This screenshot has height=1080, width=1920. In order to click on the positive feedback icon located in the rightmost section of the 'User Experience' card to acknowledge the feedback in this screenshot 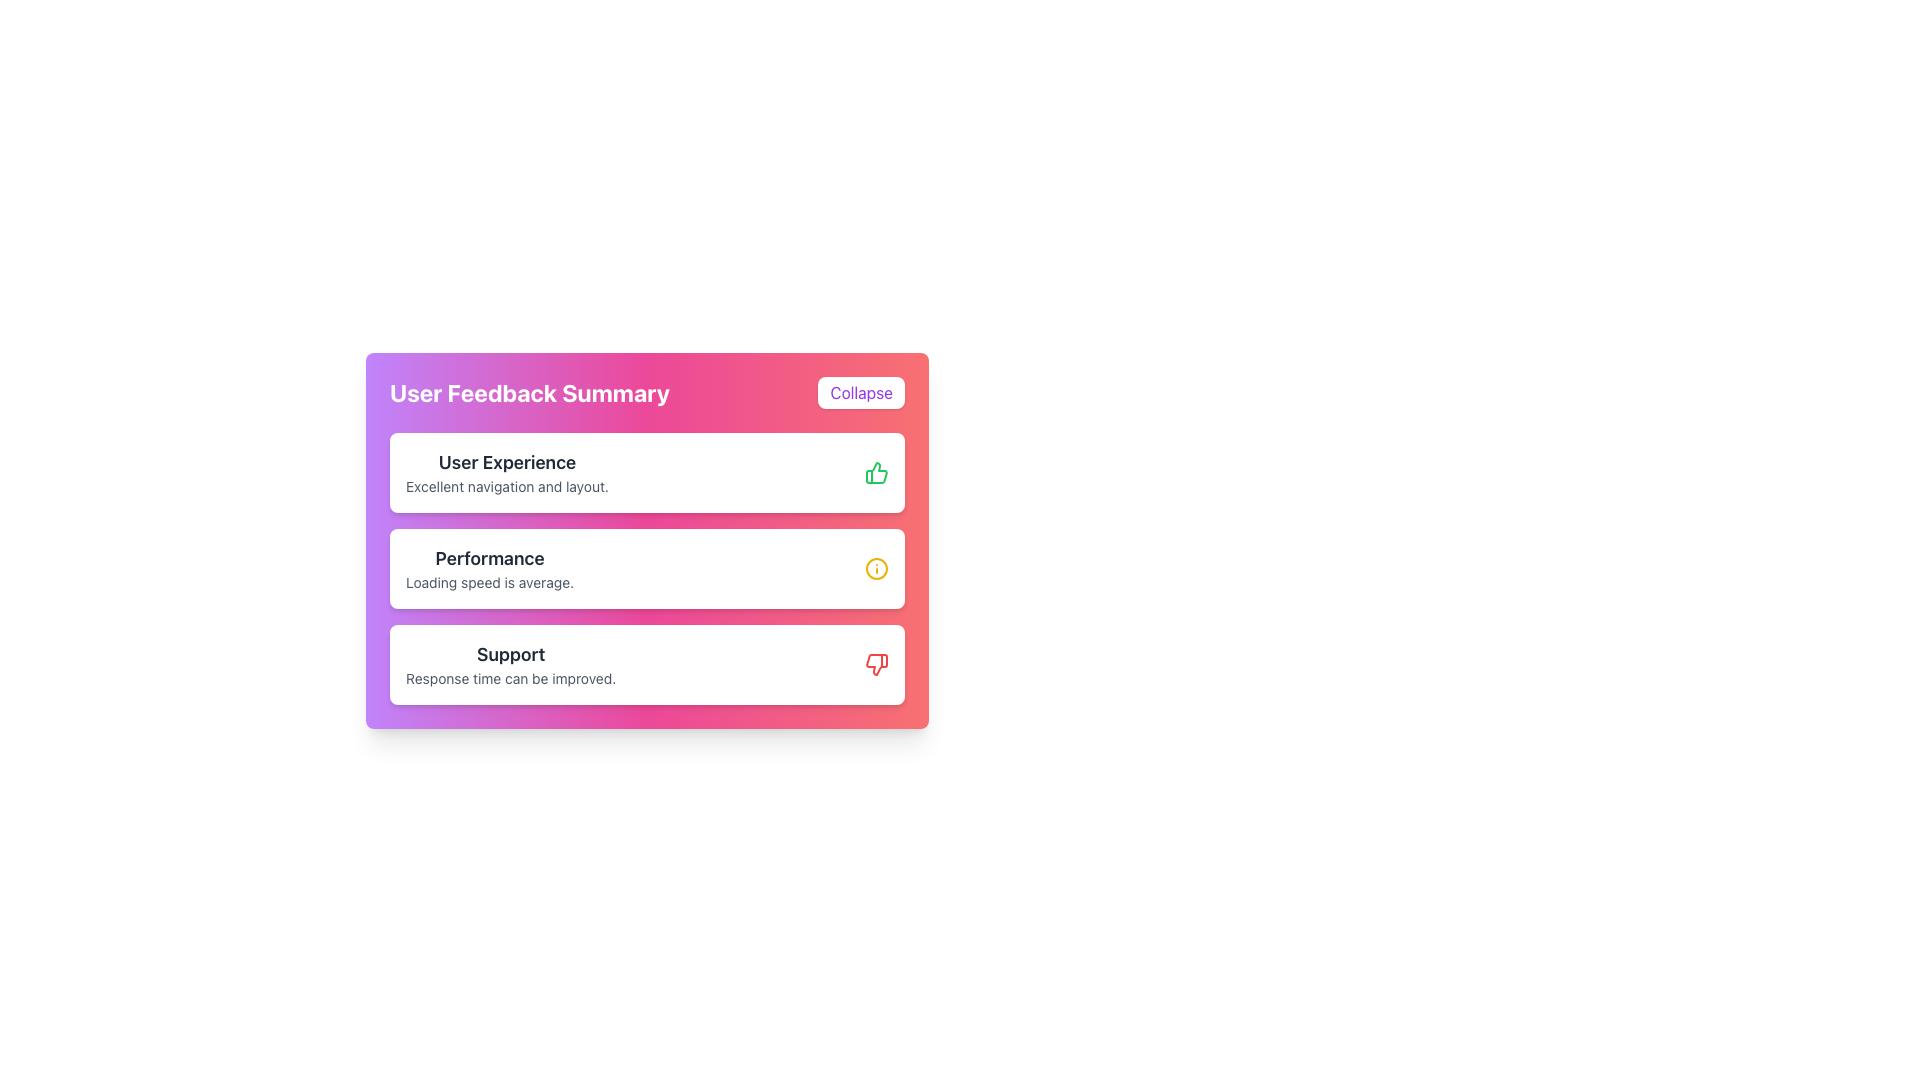, I will do `click(877, 473)`.